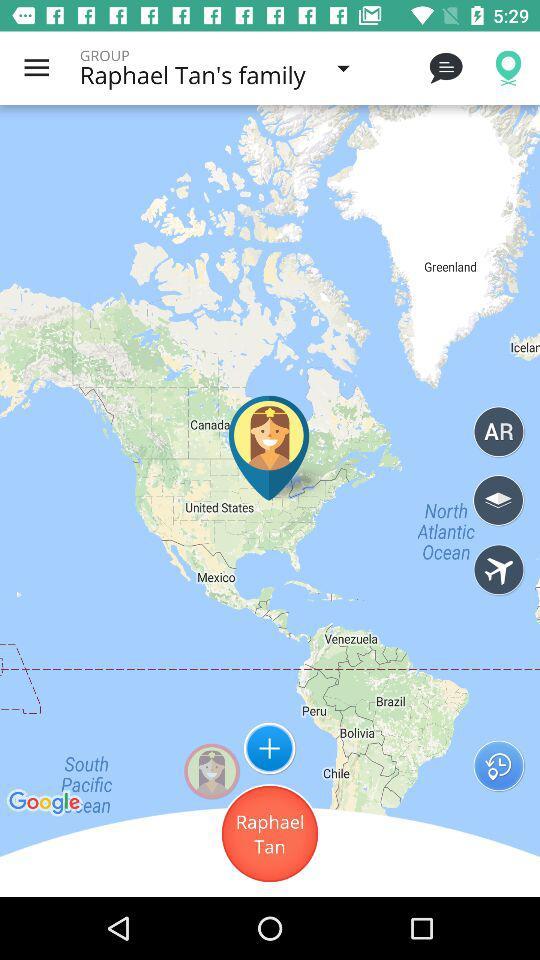  What do you see at coordinates (445, 68) in the screenshot?
I see `icon to the right of raphael tan s icon` at bounding box center [445, 68].